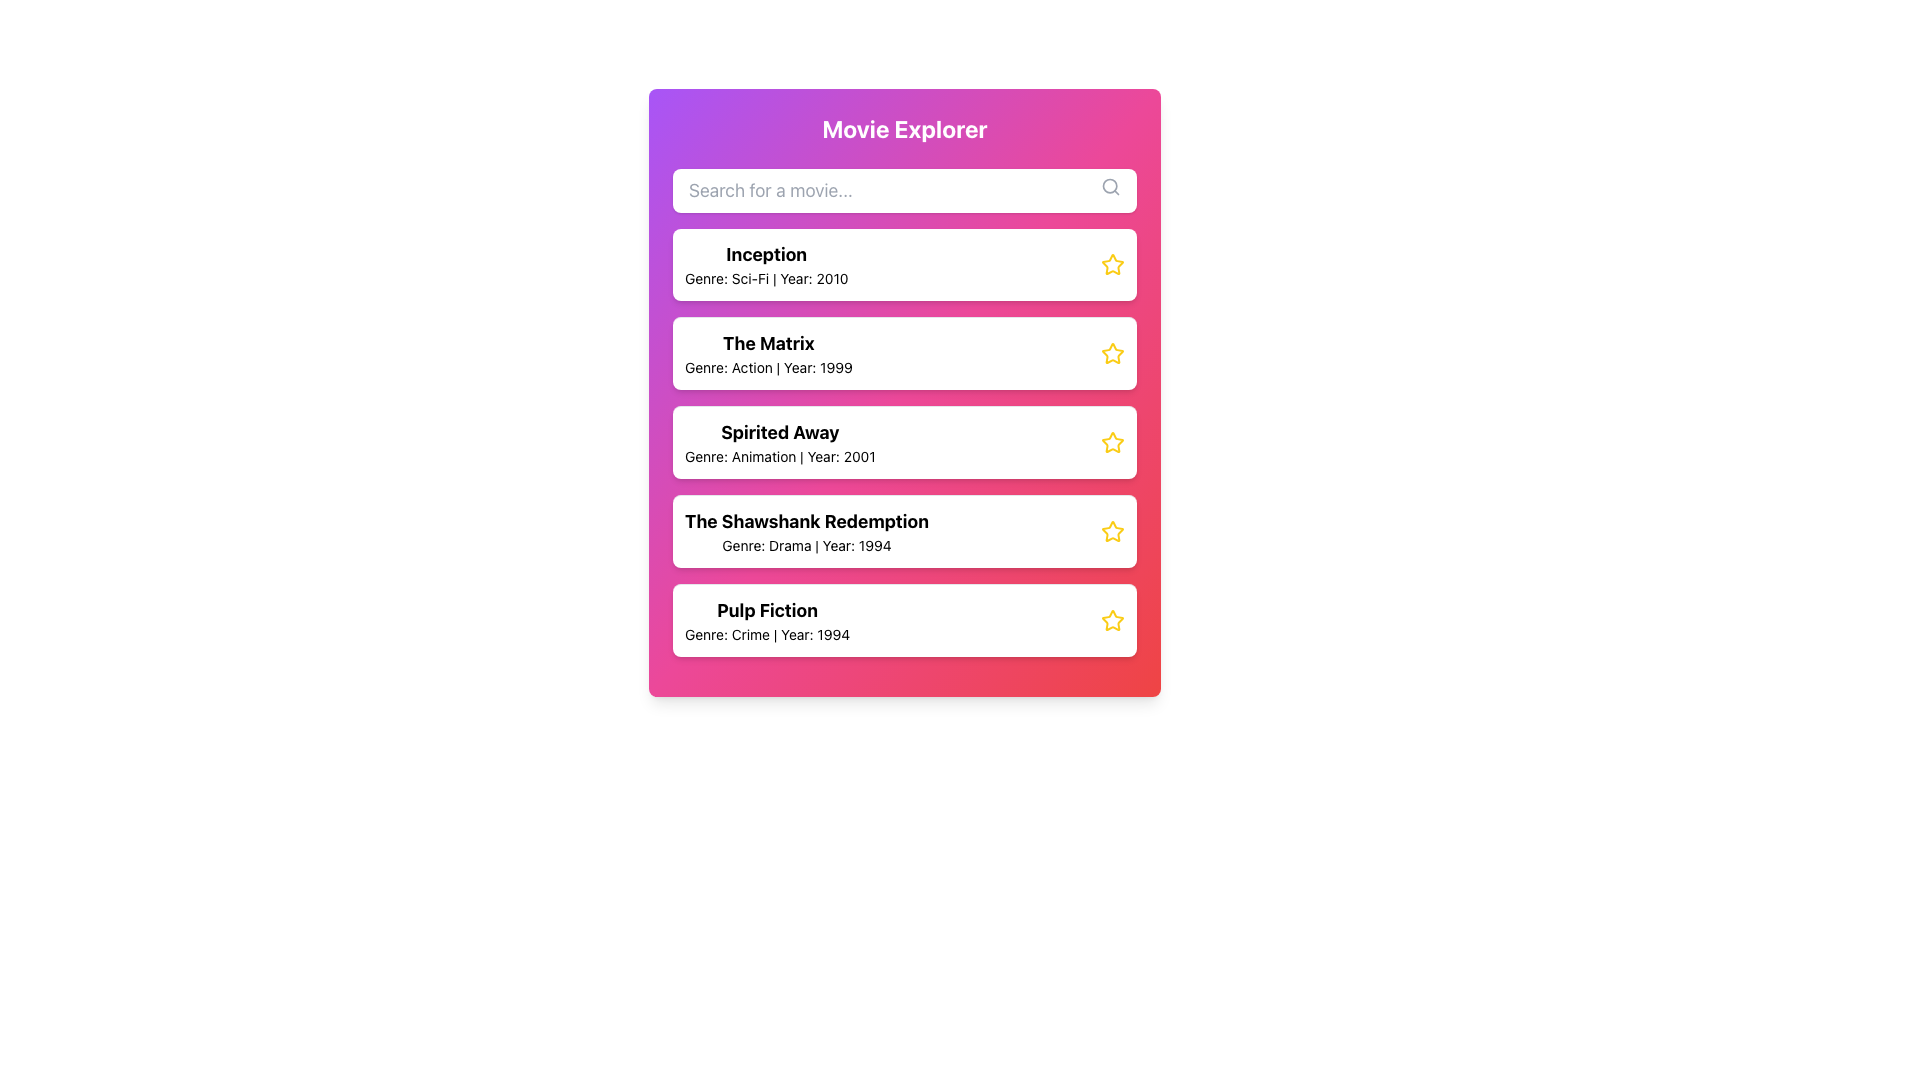 Image resolution: width=1920 pixels, height=1080 pixels. Describe the element at coordinates (779, 456) in the screenshot. I see `the static text displaying 'Genre: Animation | Year: 2001', which is located directly below the title 'Spirited Away'` at that location.